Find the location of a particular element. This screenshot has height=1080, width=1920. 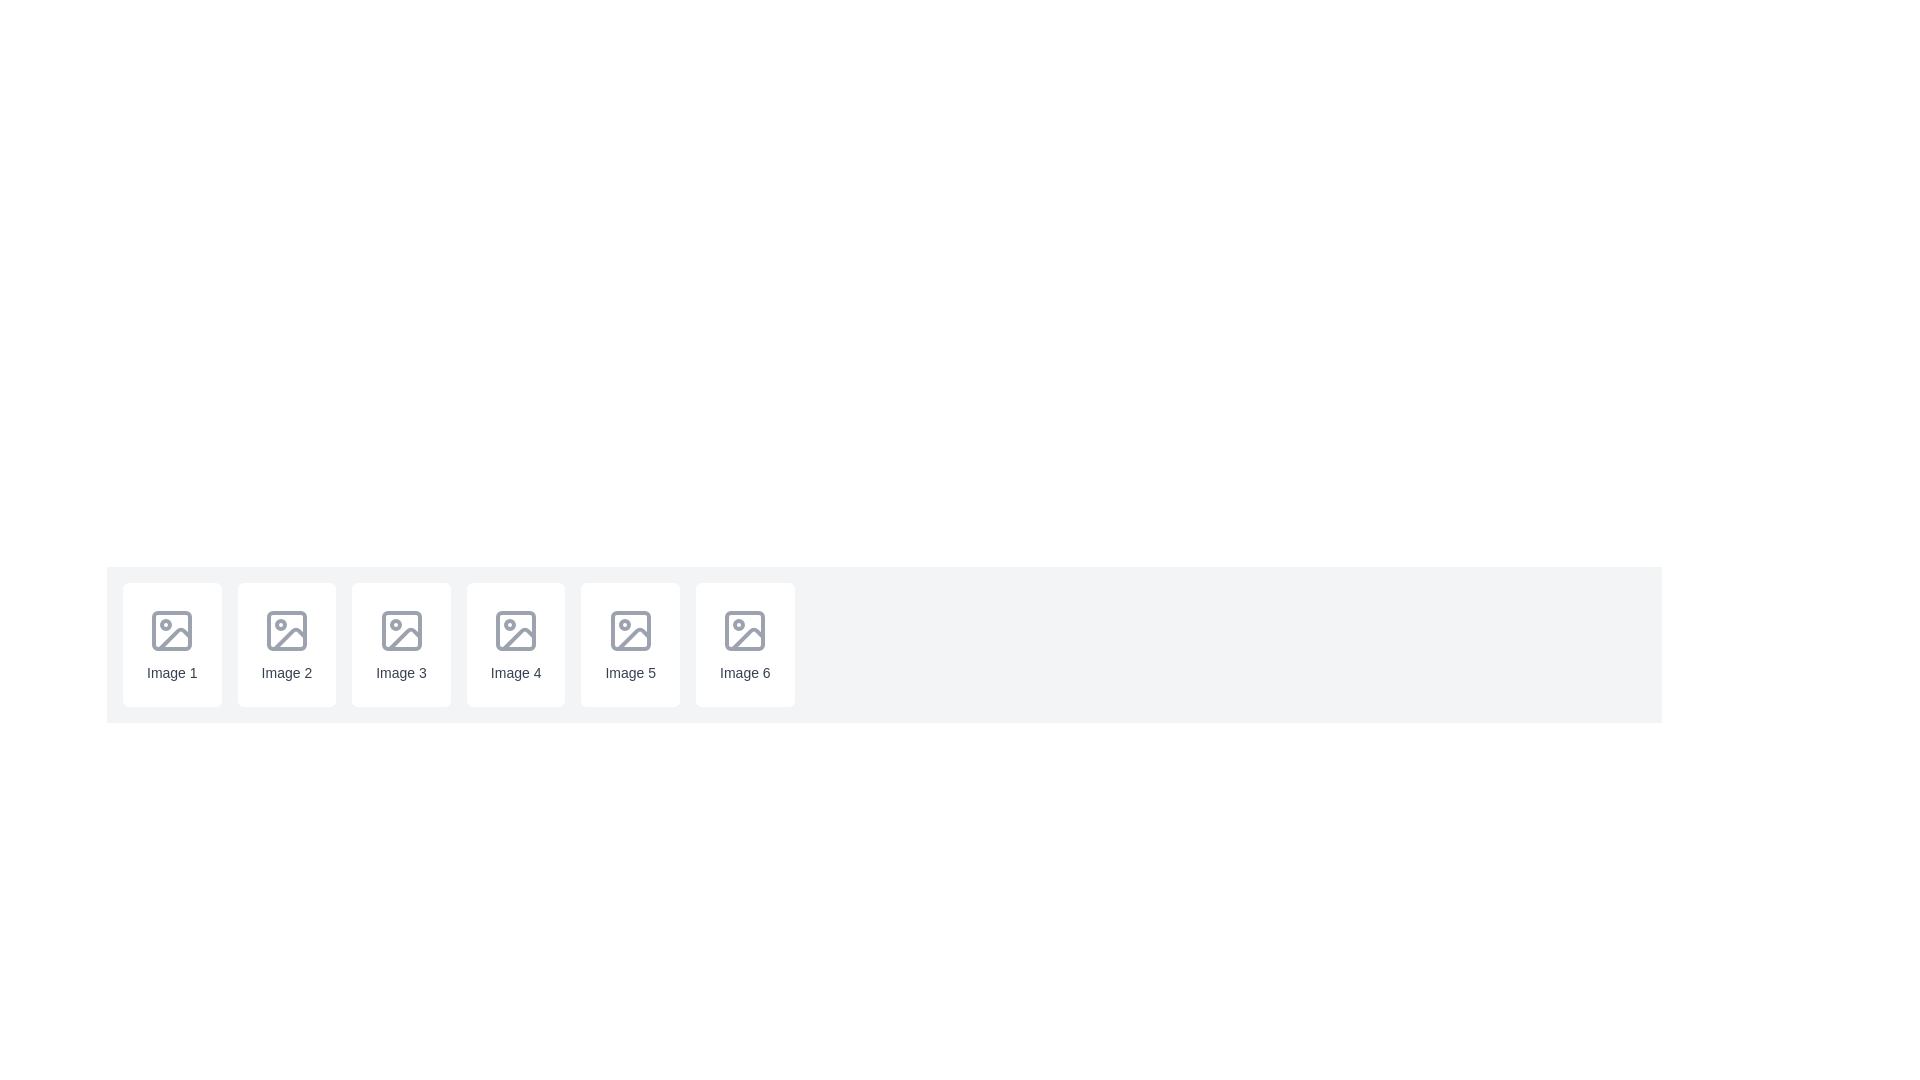

the image selection card located centrally in the row of six cards is located at coordinates (516, 644).